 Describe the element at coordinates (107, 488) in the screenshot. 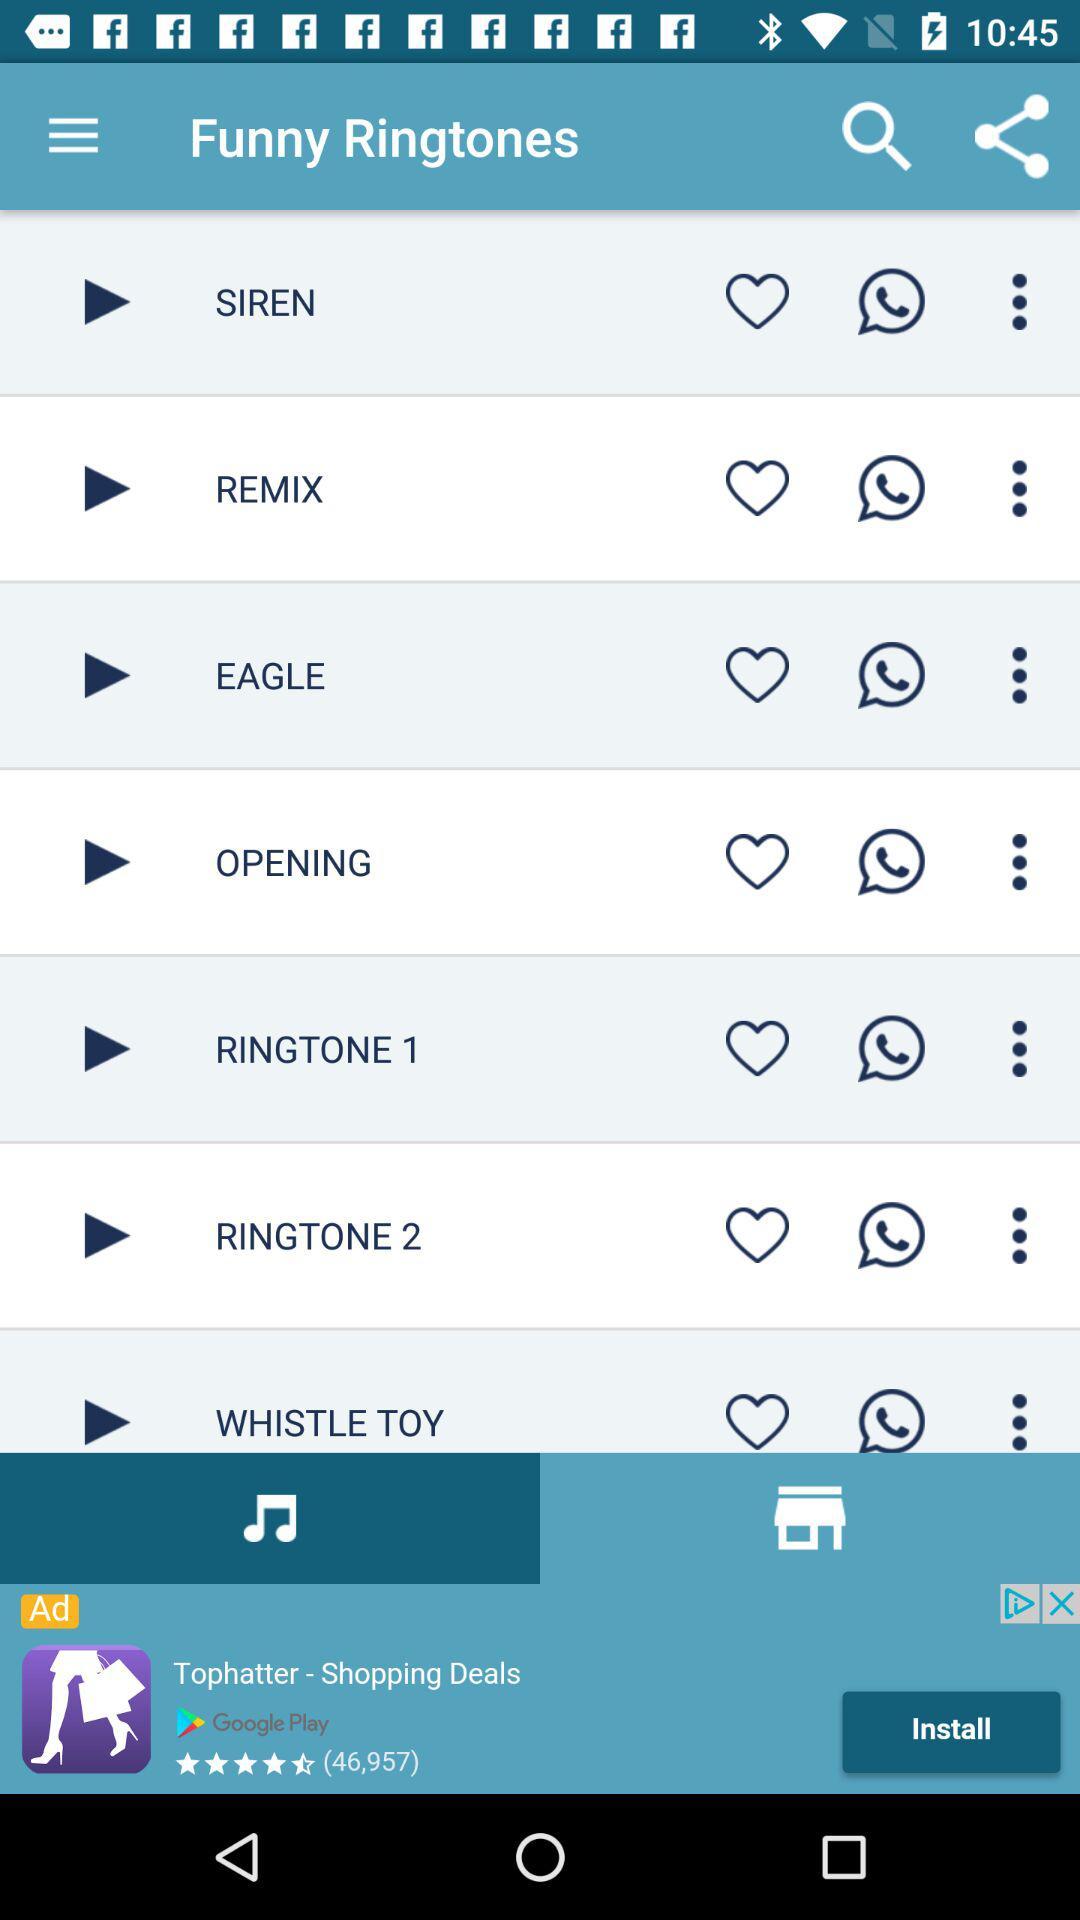

I see `page` at that location.